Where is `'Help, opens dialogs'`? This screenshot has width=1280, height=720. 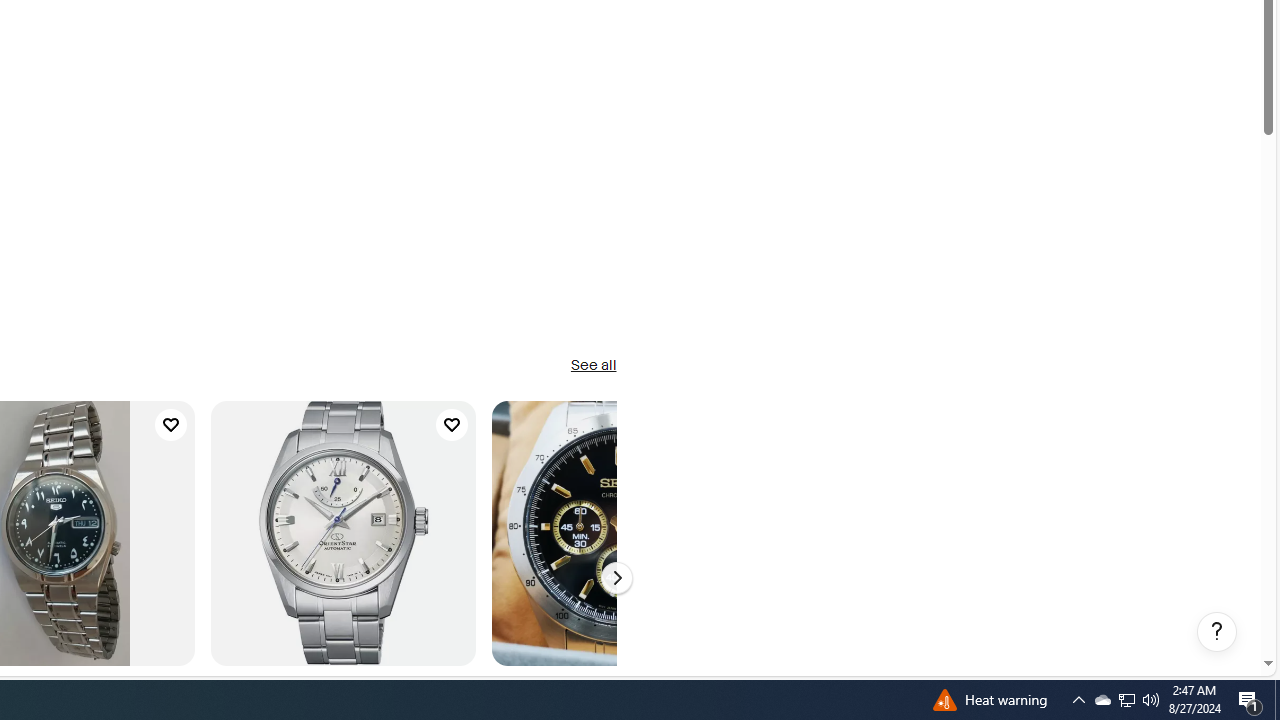
'Help, opens dialogs' is located at coordinates (1216, 632).